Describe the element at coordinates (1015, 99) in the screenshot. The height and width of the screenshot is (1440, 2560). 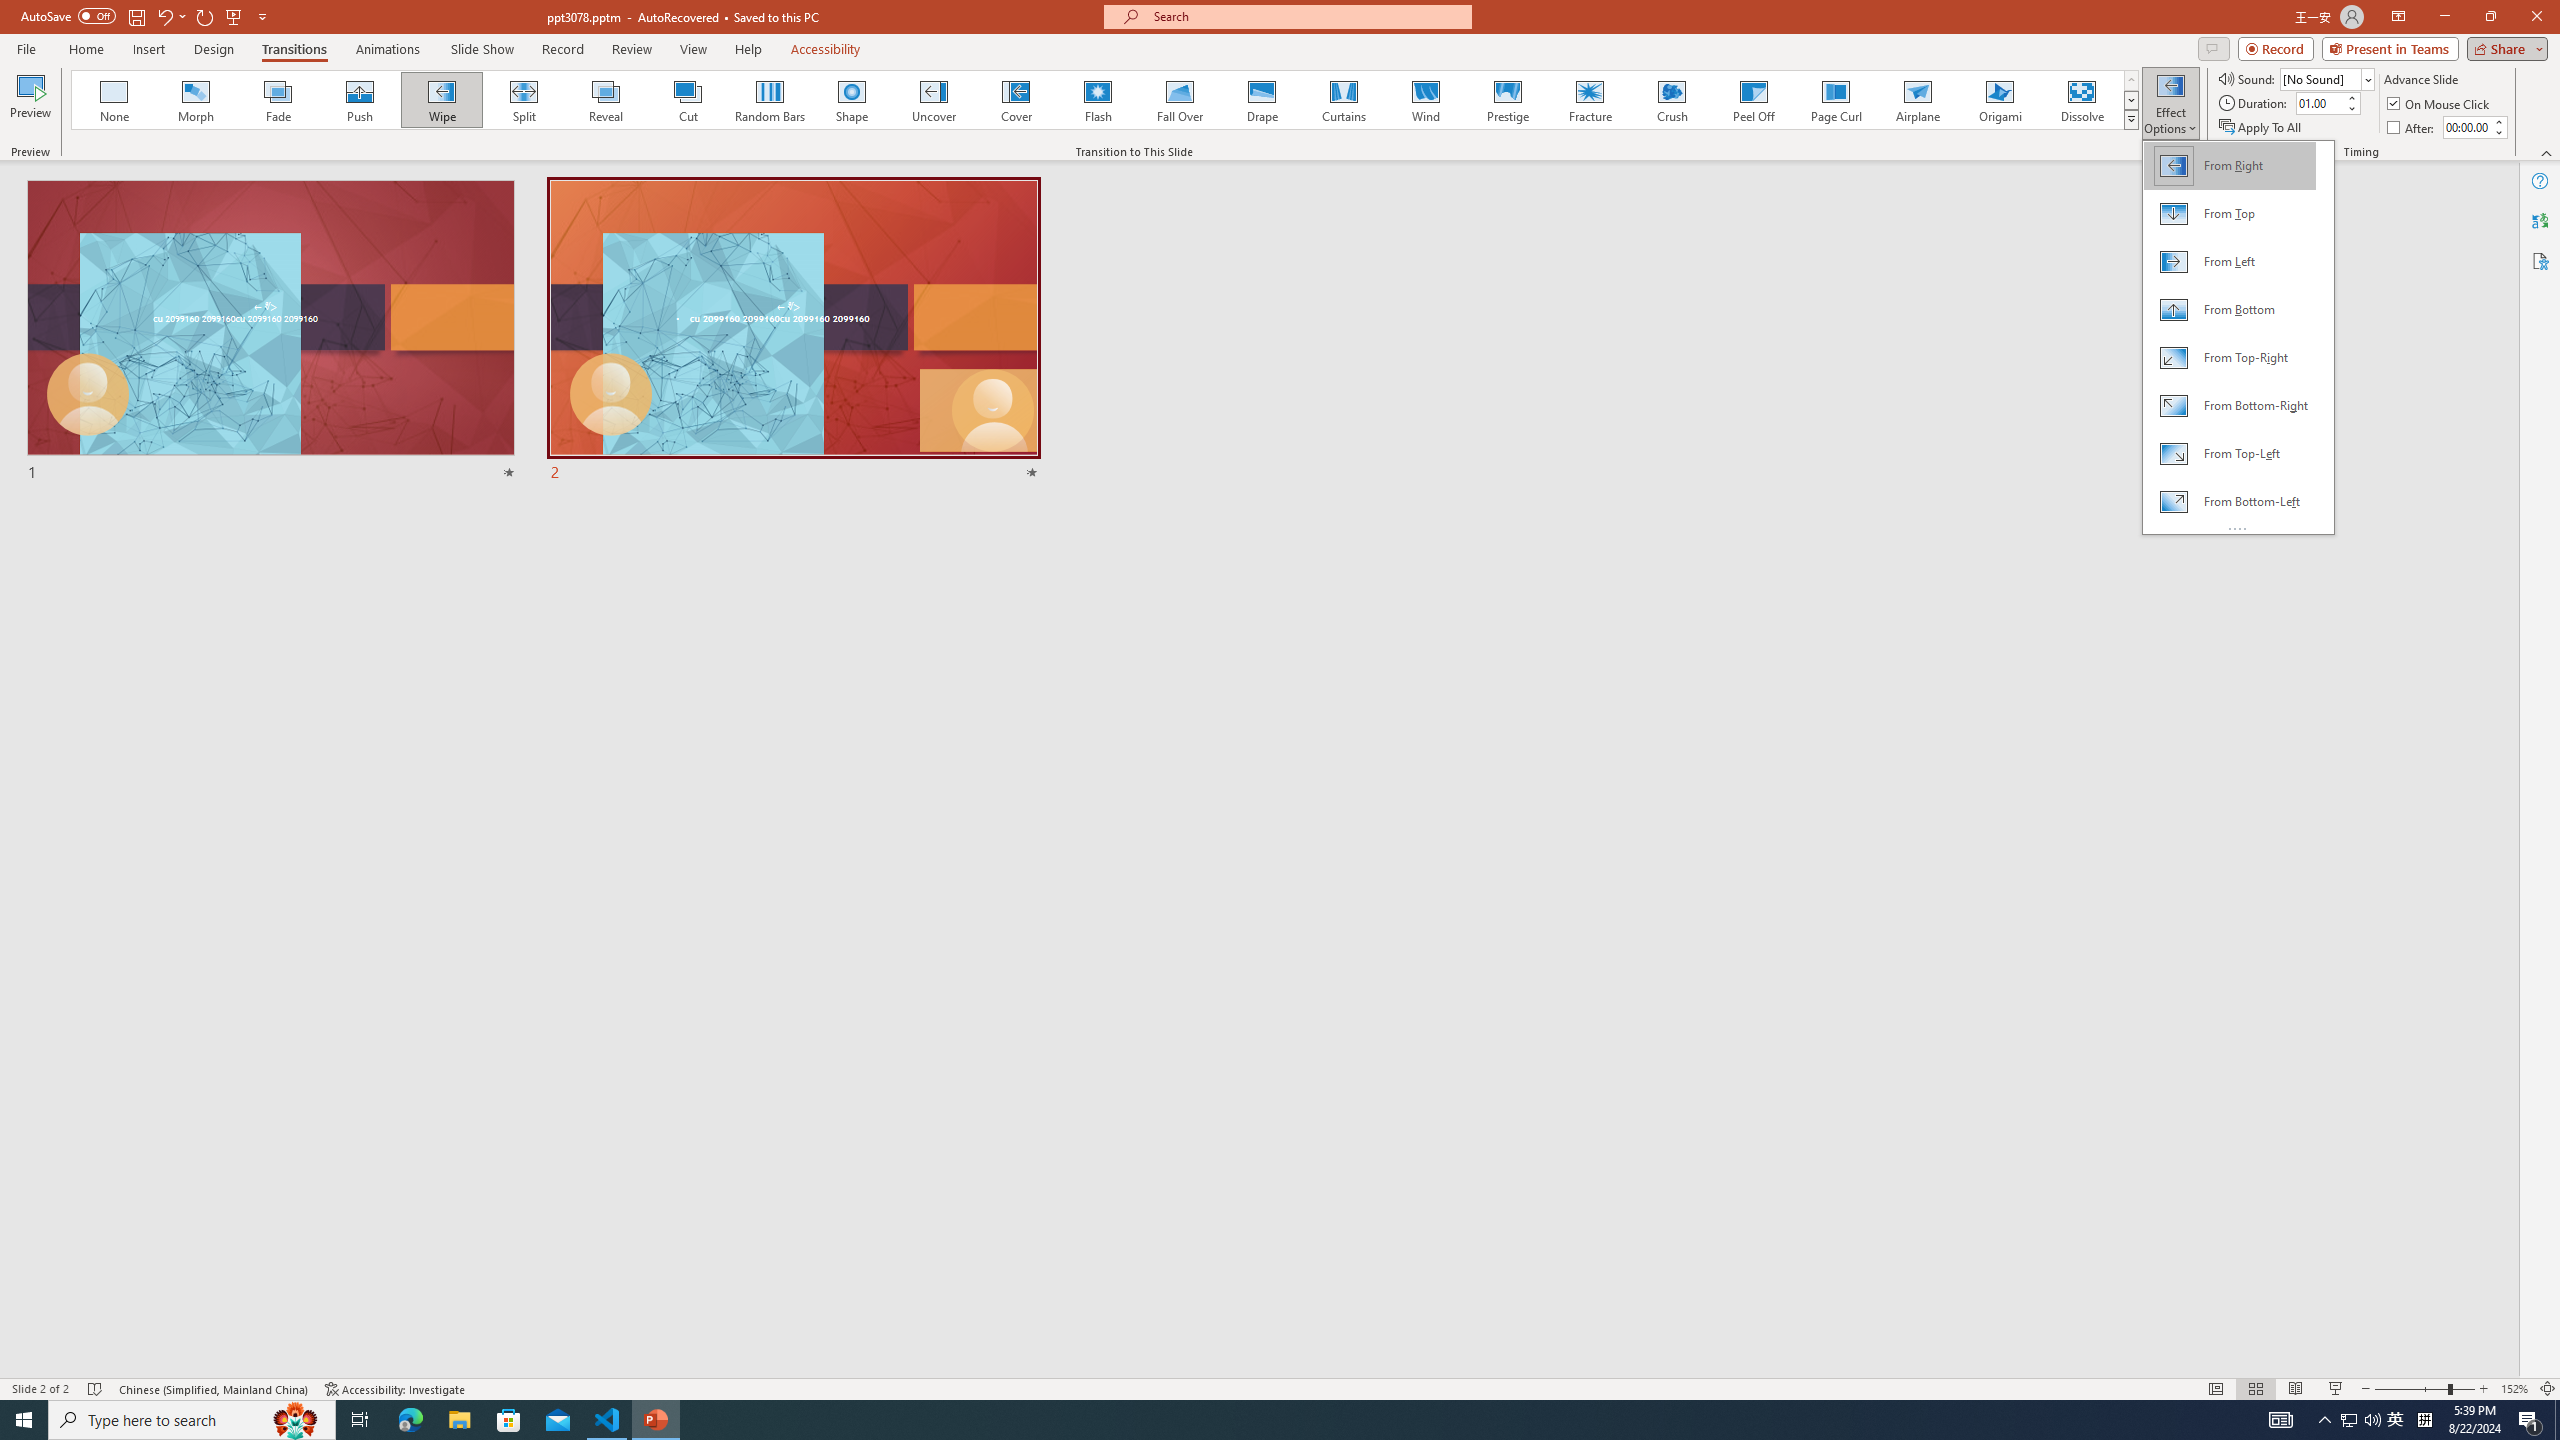
I see `'Cover'` at that location.